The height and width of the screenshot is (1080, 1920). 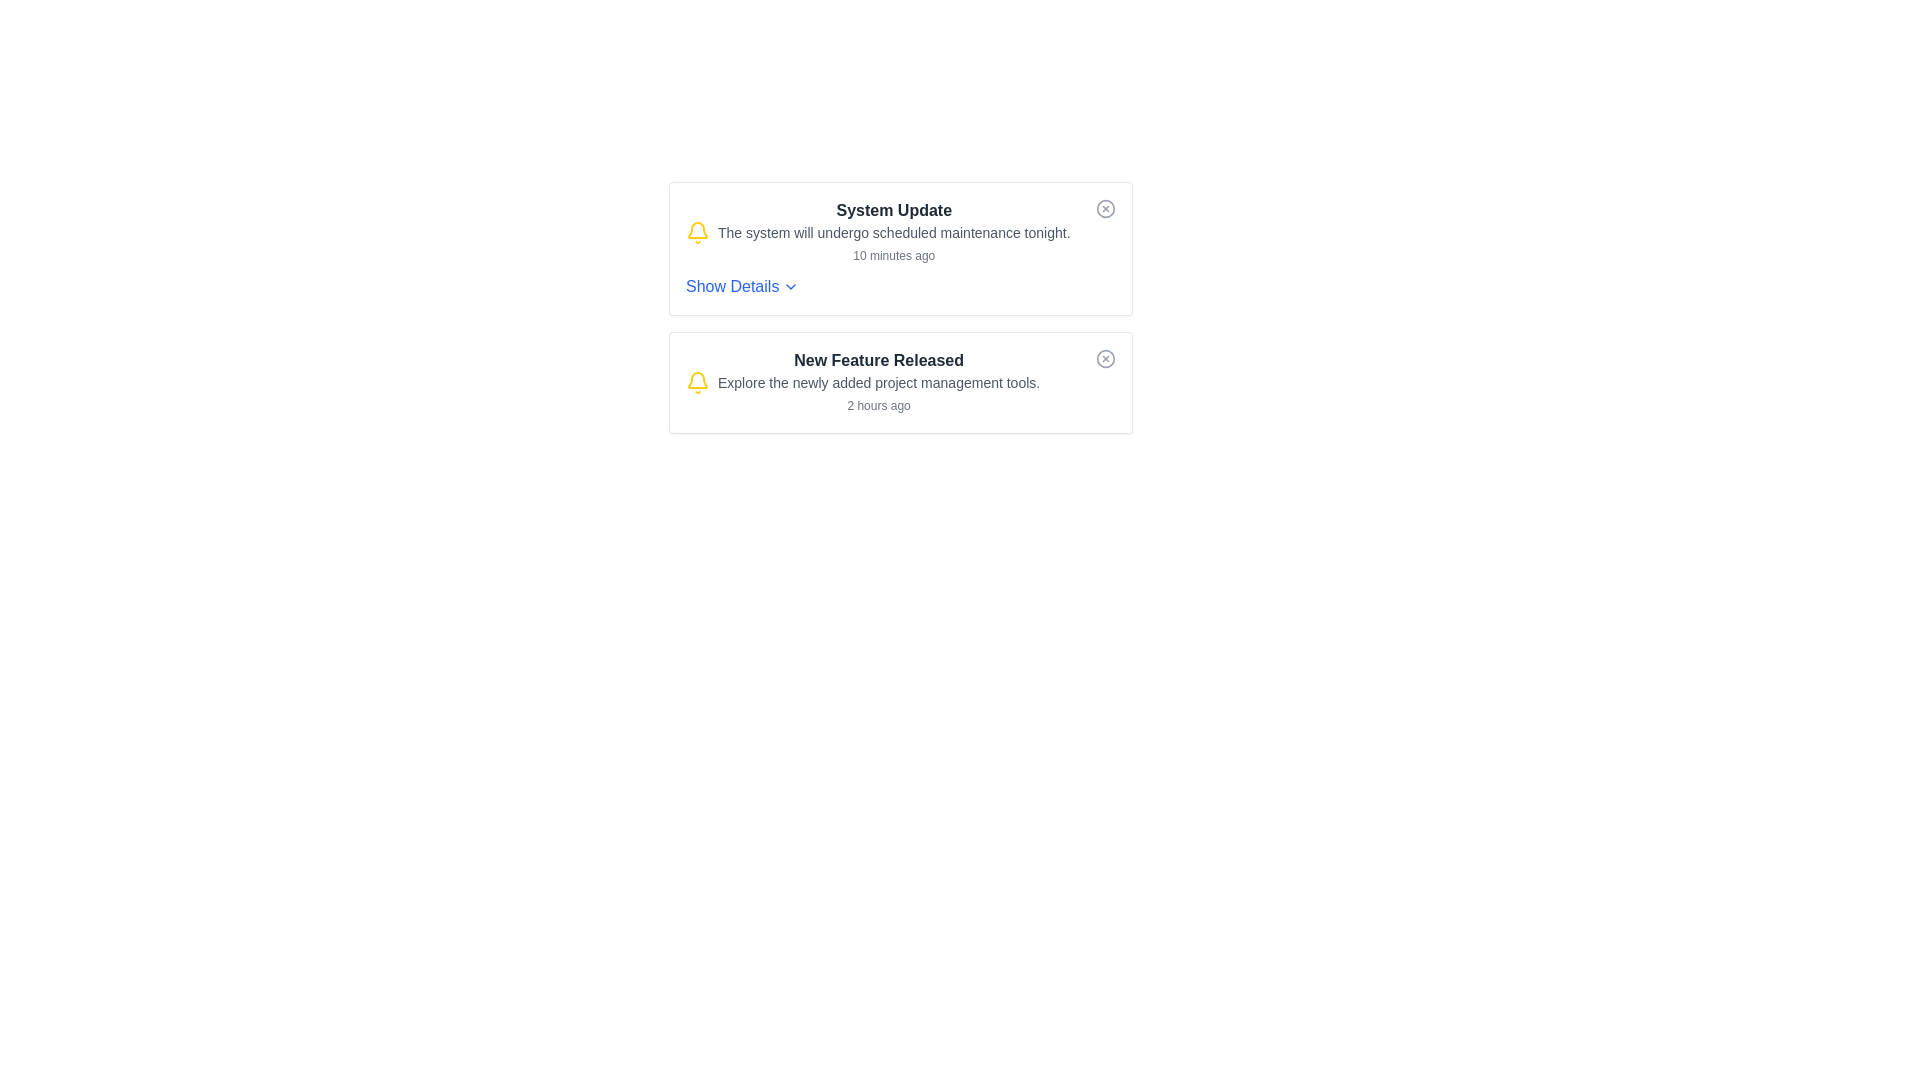 I want to click on the yellow bell icon representing notifications, located at the left edge of the 'System Update' notification card, for status indication, so click(x=697, y=231).